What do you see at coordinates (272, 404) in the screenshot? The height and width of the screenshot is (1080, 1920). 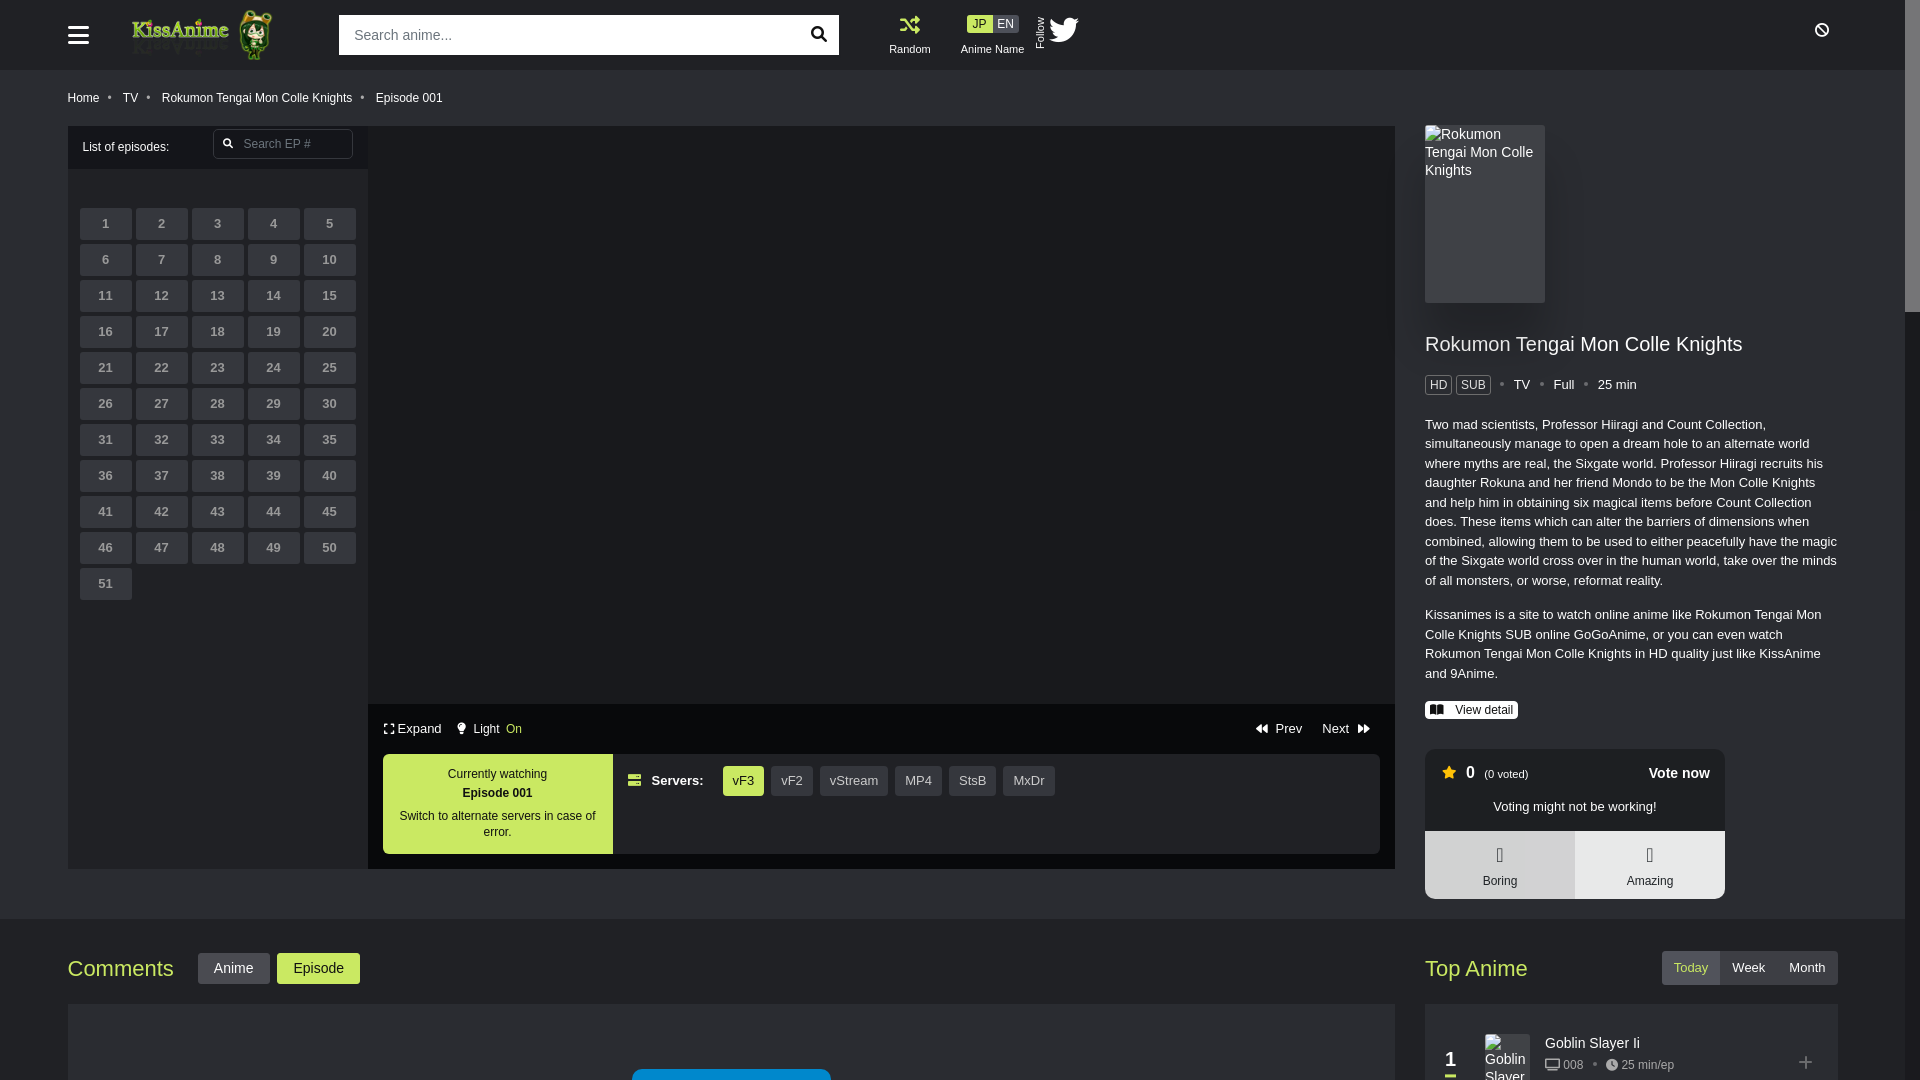 I see `'29'` at bounding box center [272, 404].